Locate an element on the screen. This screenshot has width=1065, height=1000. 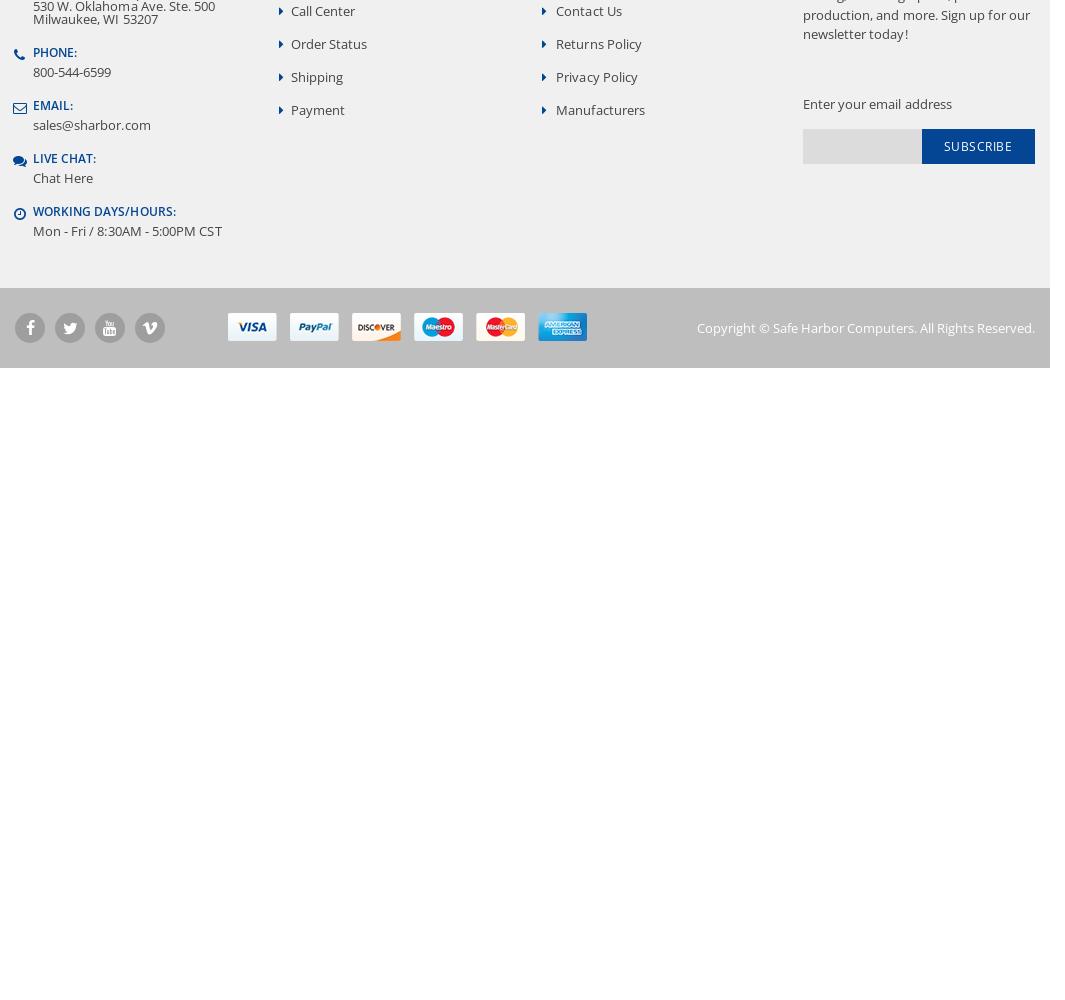
'Live Chat:' is located at coordinates (63, 157).